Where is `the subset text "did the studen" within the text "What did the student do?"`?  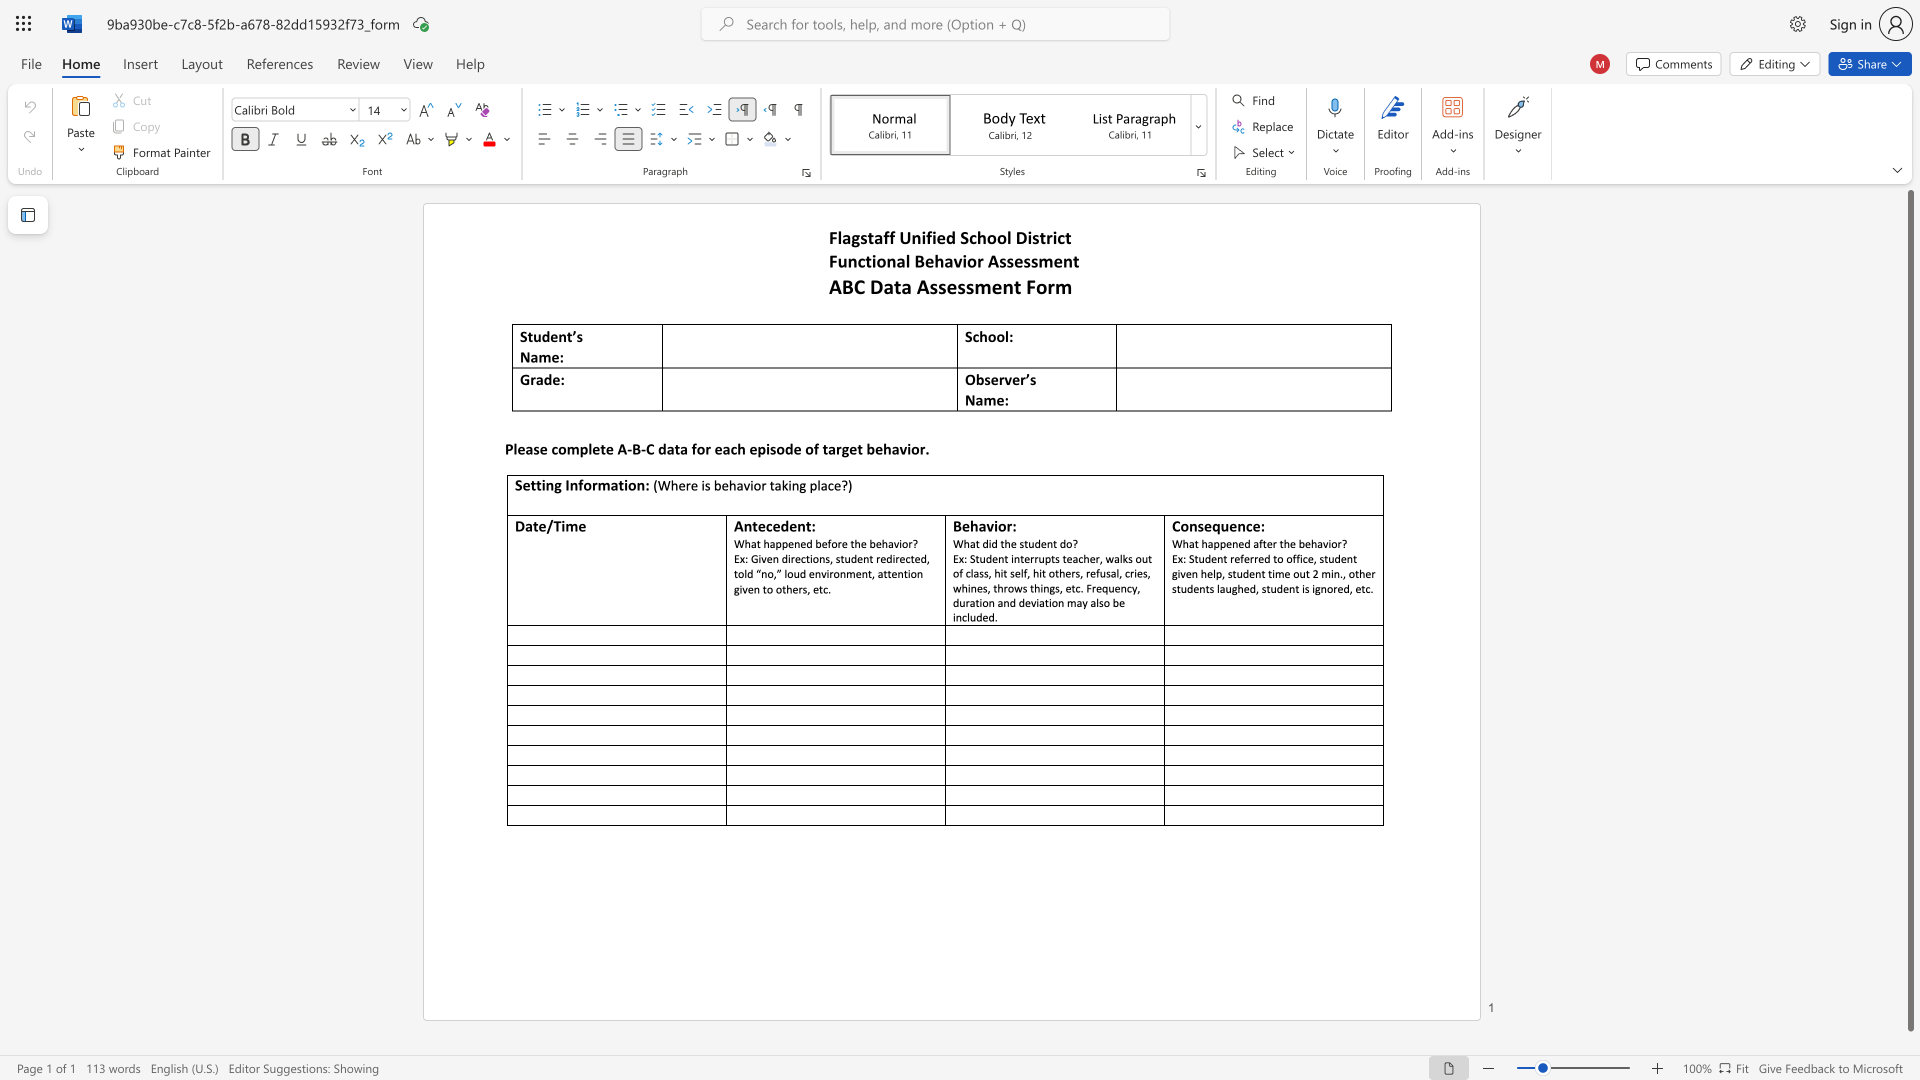 the subset text "did the studen" within the text "What did the student do?" is located at coordinates (982, 543).